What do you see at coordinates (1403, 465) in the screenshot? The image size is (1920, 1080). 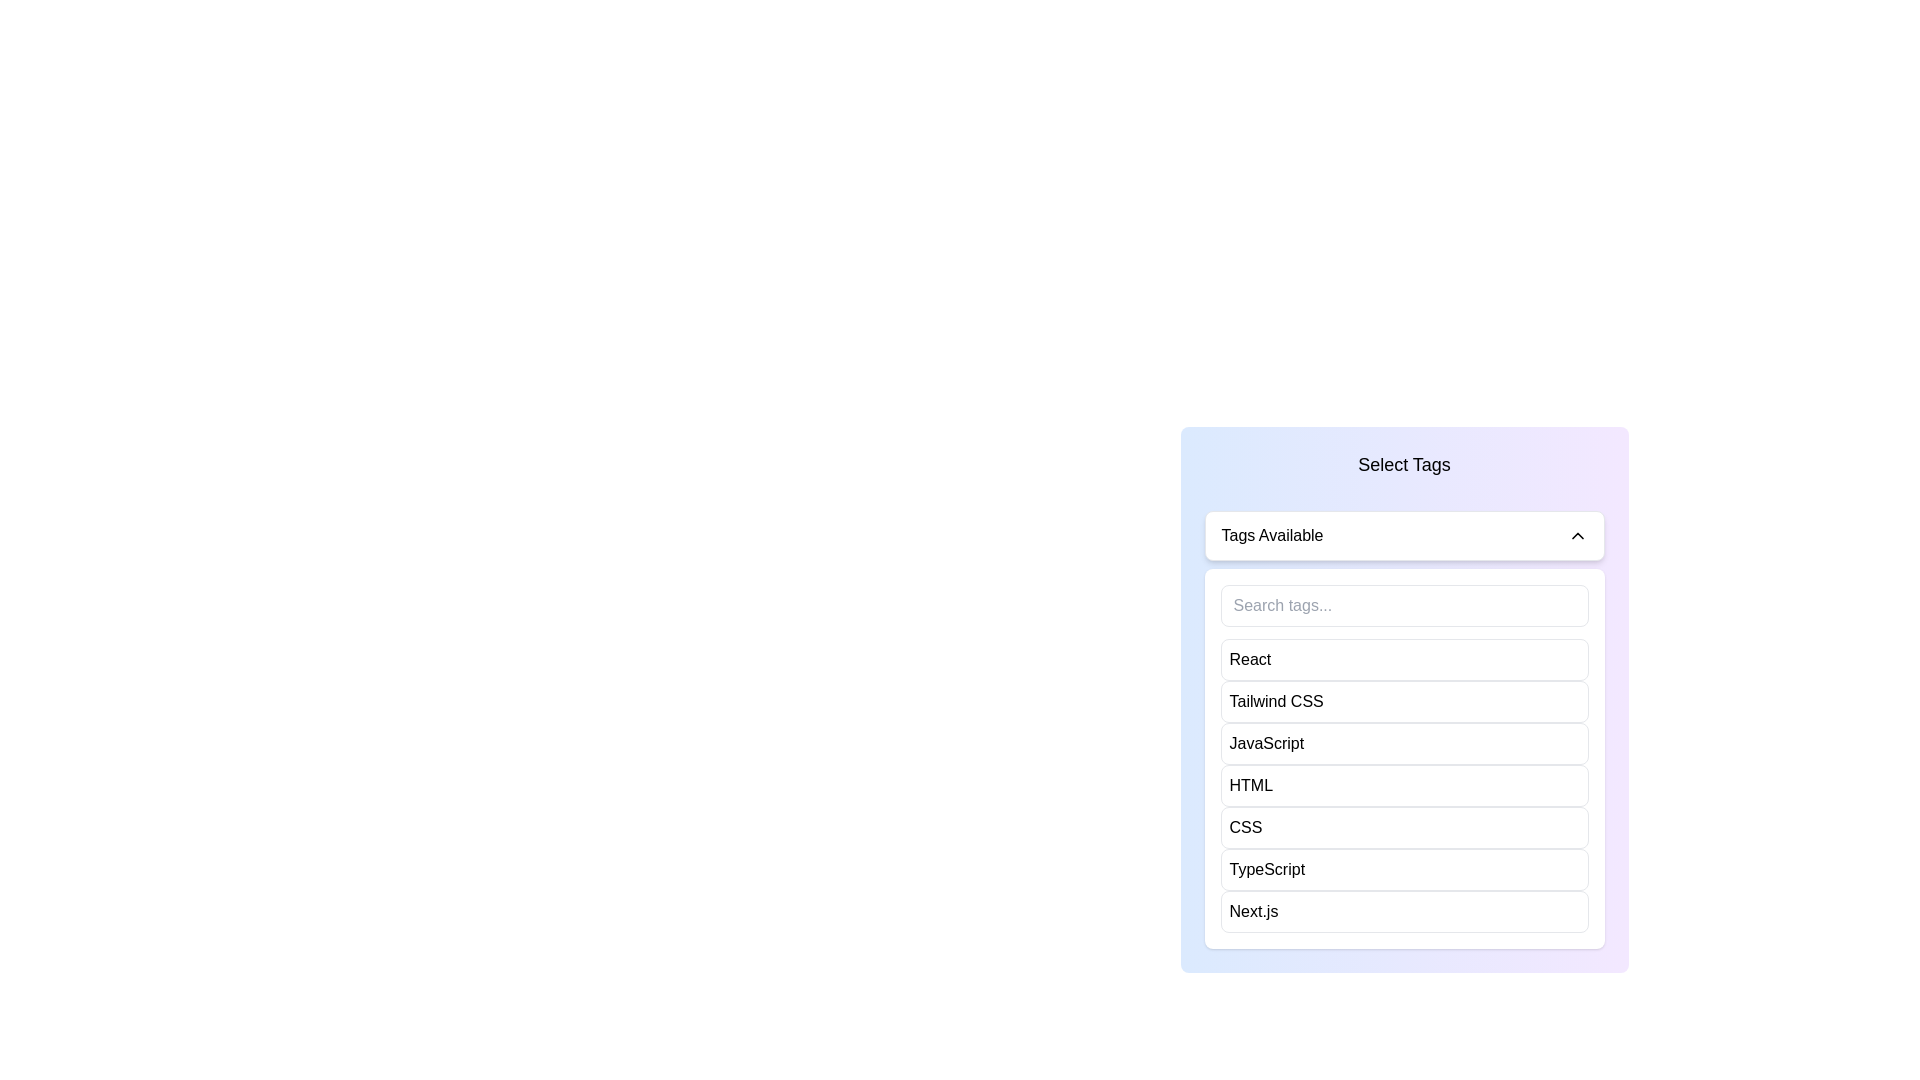 I see `text from the header element that says 'Select Tags', which is prominently displayed as a title above the form section` at bounding box center [1403, 465].